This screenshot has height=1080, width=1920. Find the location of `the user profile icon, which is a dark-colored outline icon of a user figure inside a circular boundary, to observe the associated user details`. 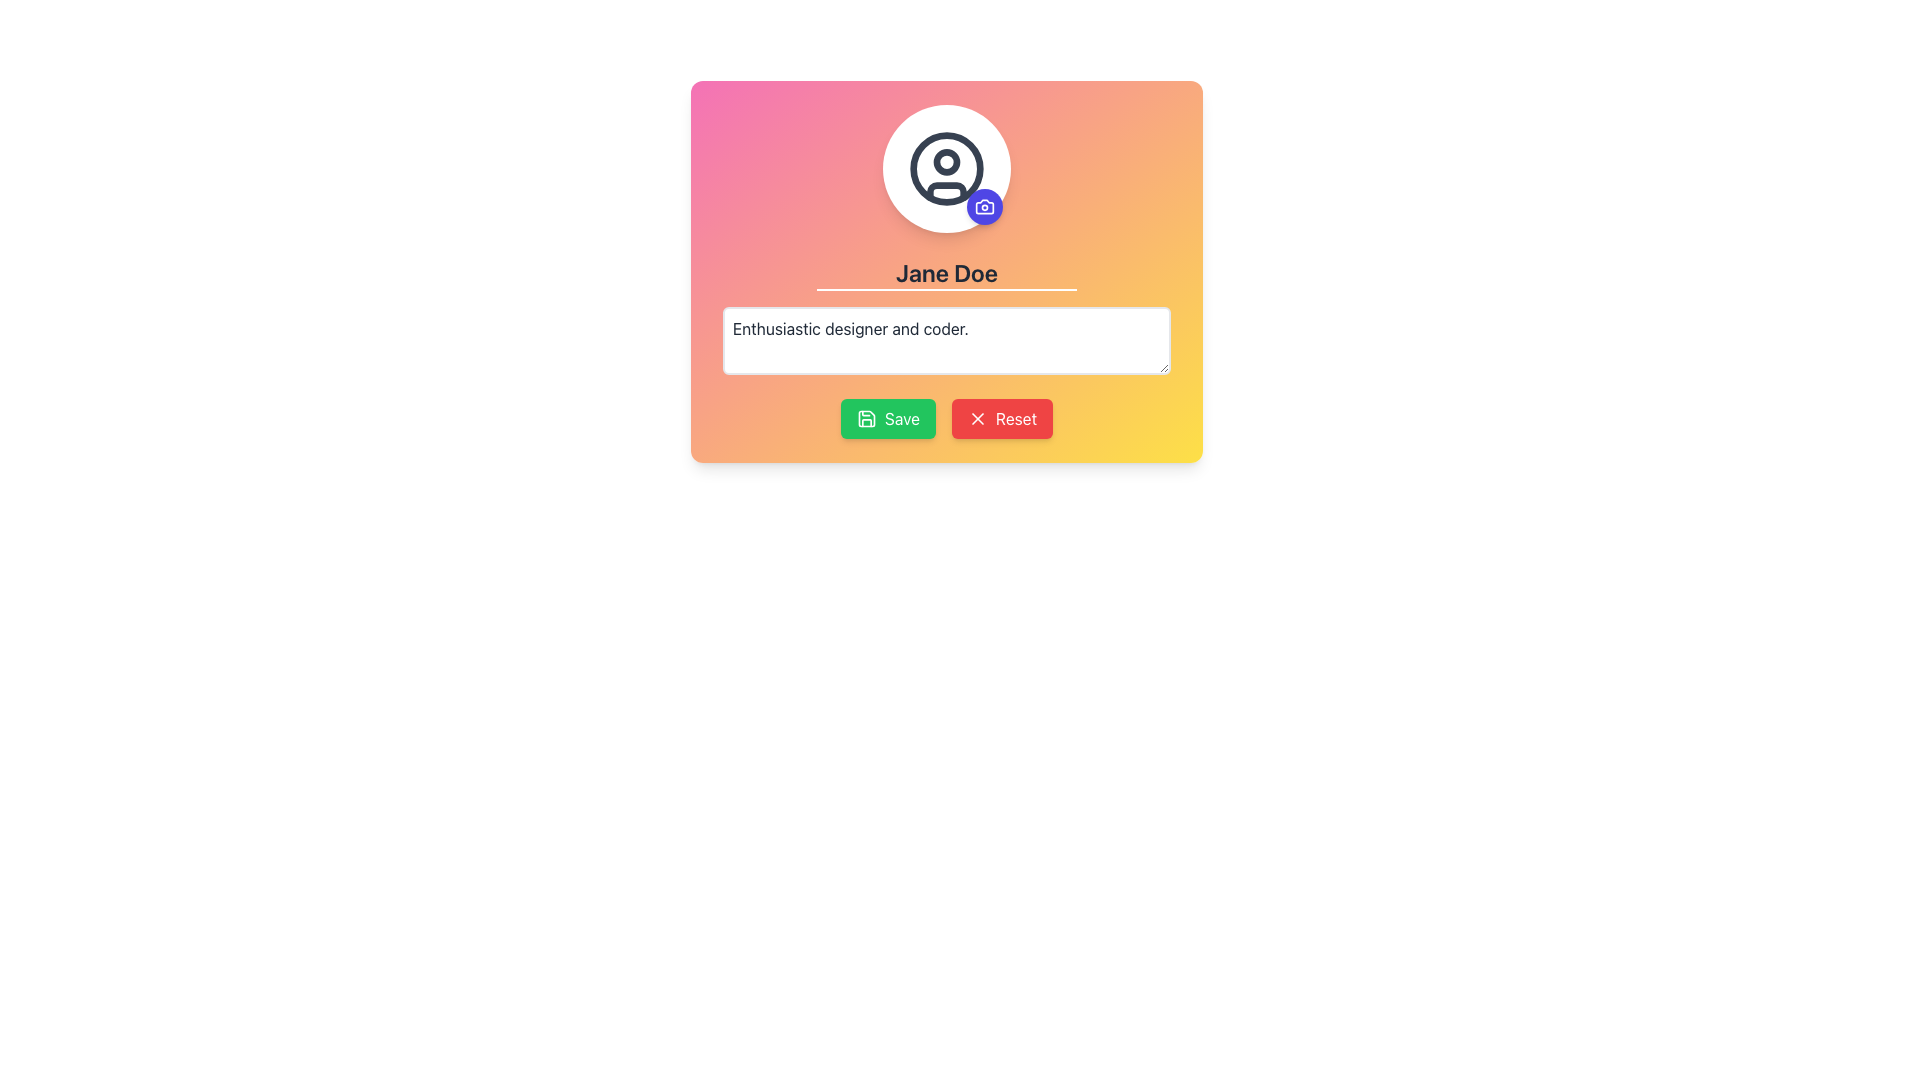

the user profile icon, which is a dark-colored outline icon of a user figure inside a circular boundary, to observe the associated user details is located at coordinates (945, 168).